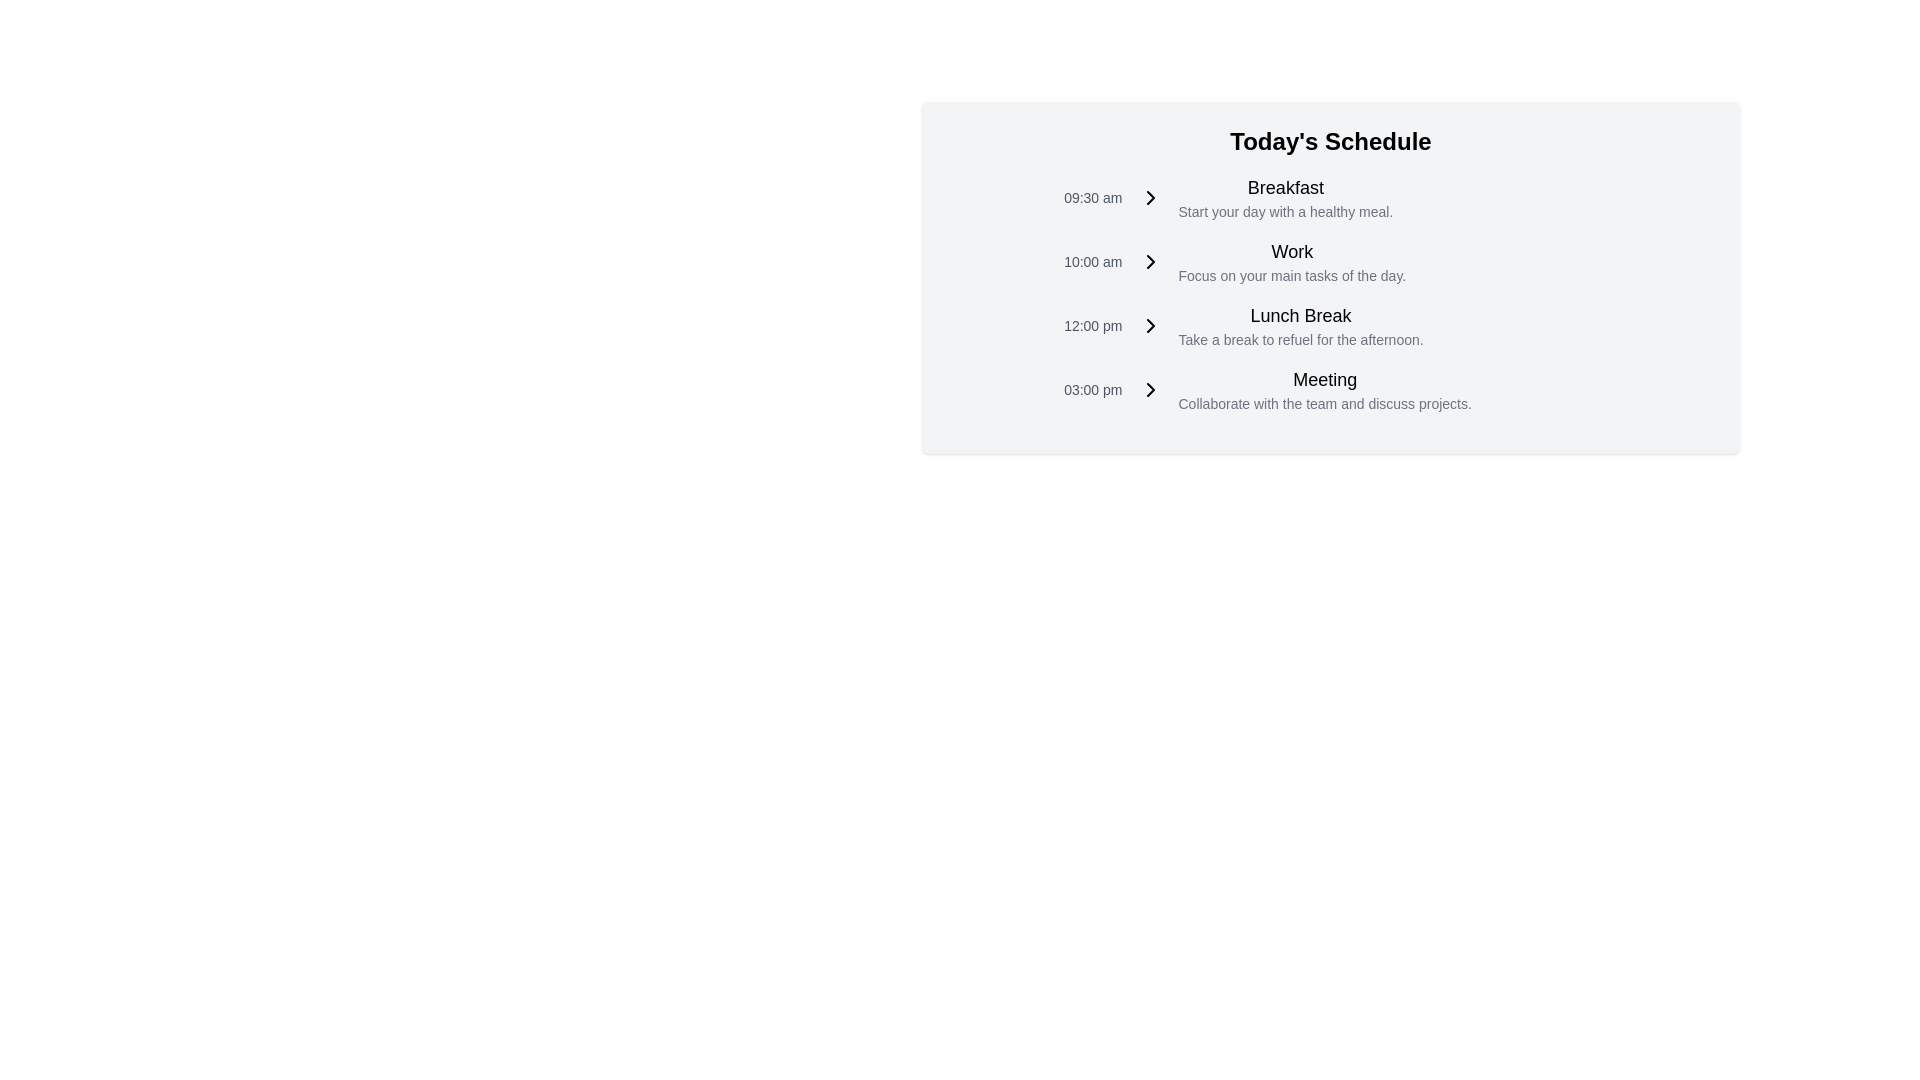 This screenshot has width=1920, height=1080. Describe the element at coordinates (1150, 325) in the screenshot. I see `the right-pointing arrow icon next to the 'Lunch Break' text in the 'Today's Schedule' section` at that location.